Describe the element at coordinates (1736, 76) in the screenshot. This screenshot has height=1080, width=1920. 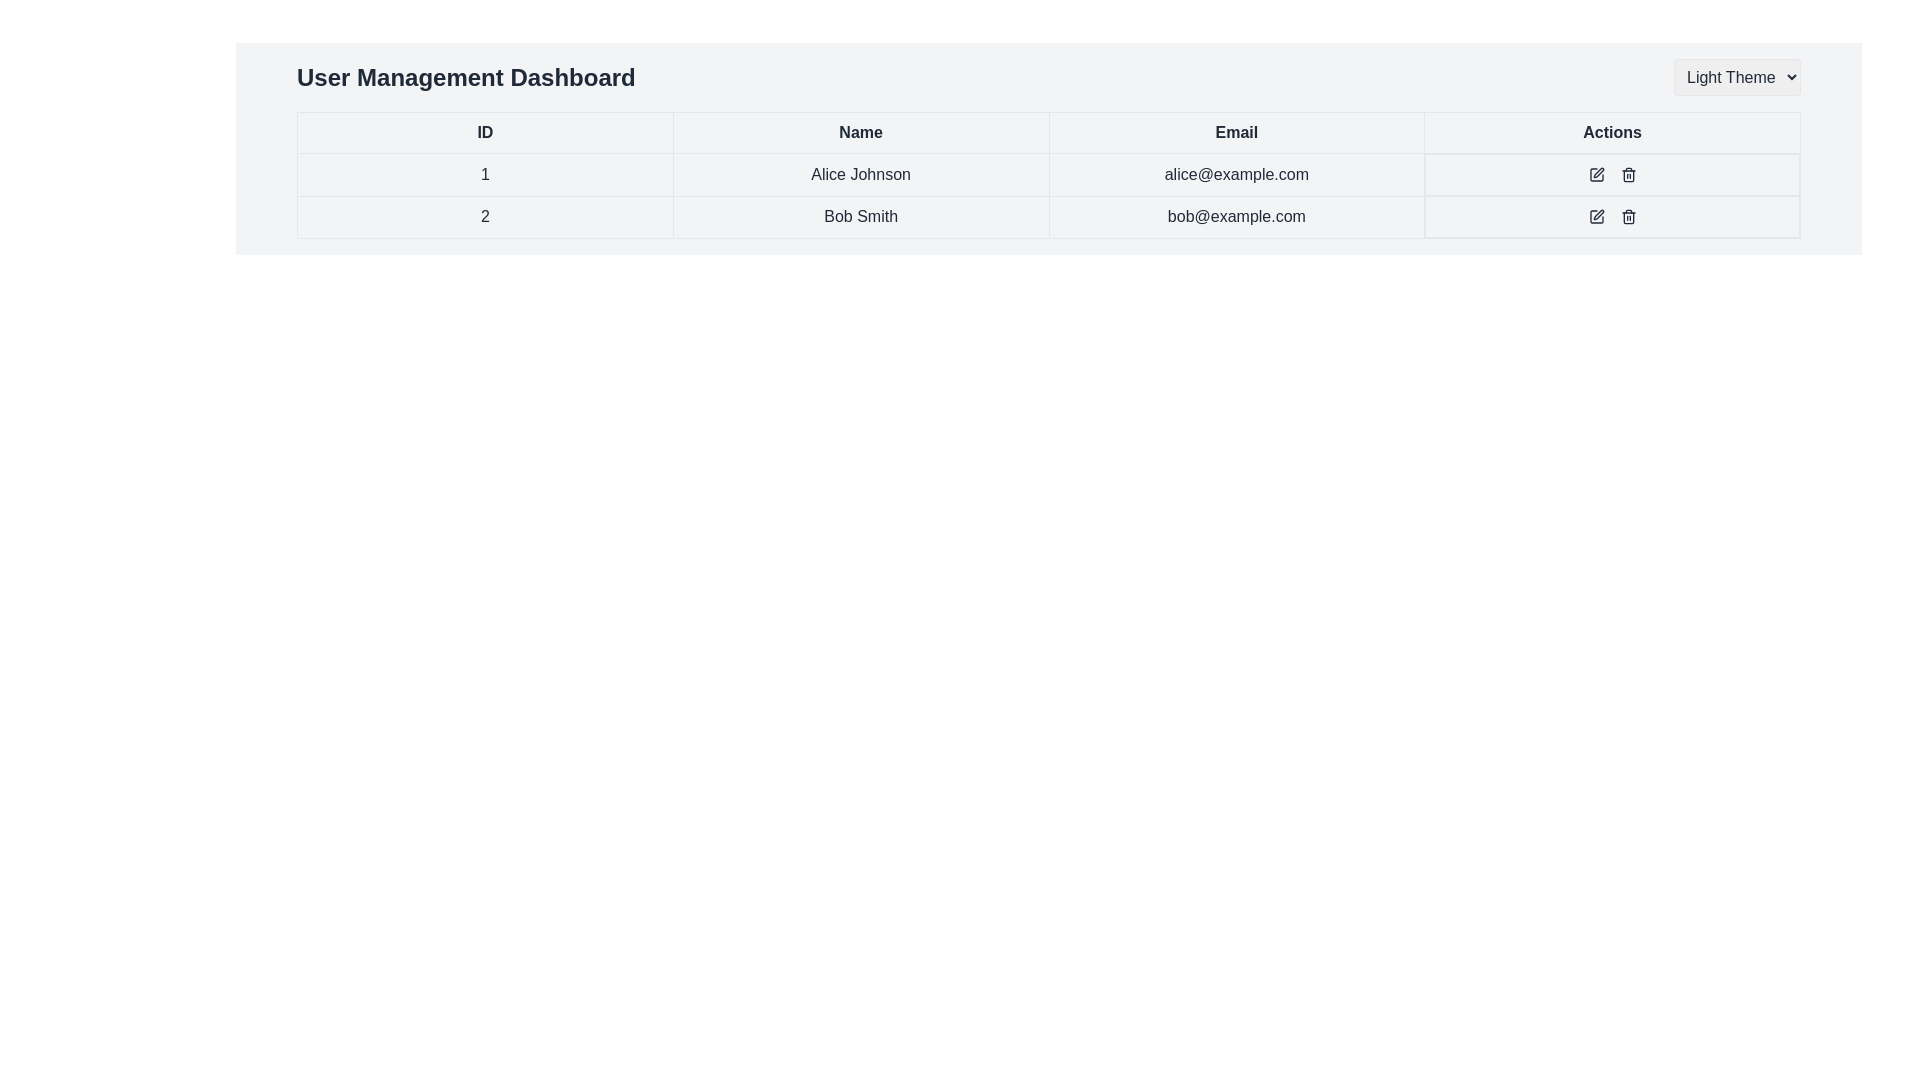
I see `the dropdown menu for theme selection located in the top-right corner adjacent to 'User Management Dashboard'` at that location.